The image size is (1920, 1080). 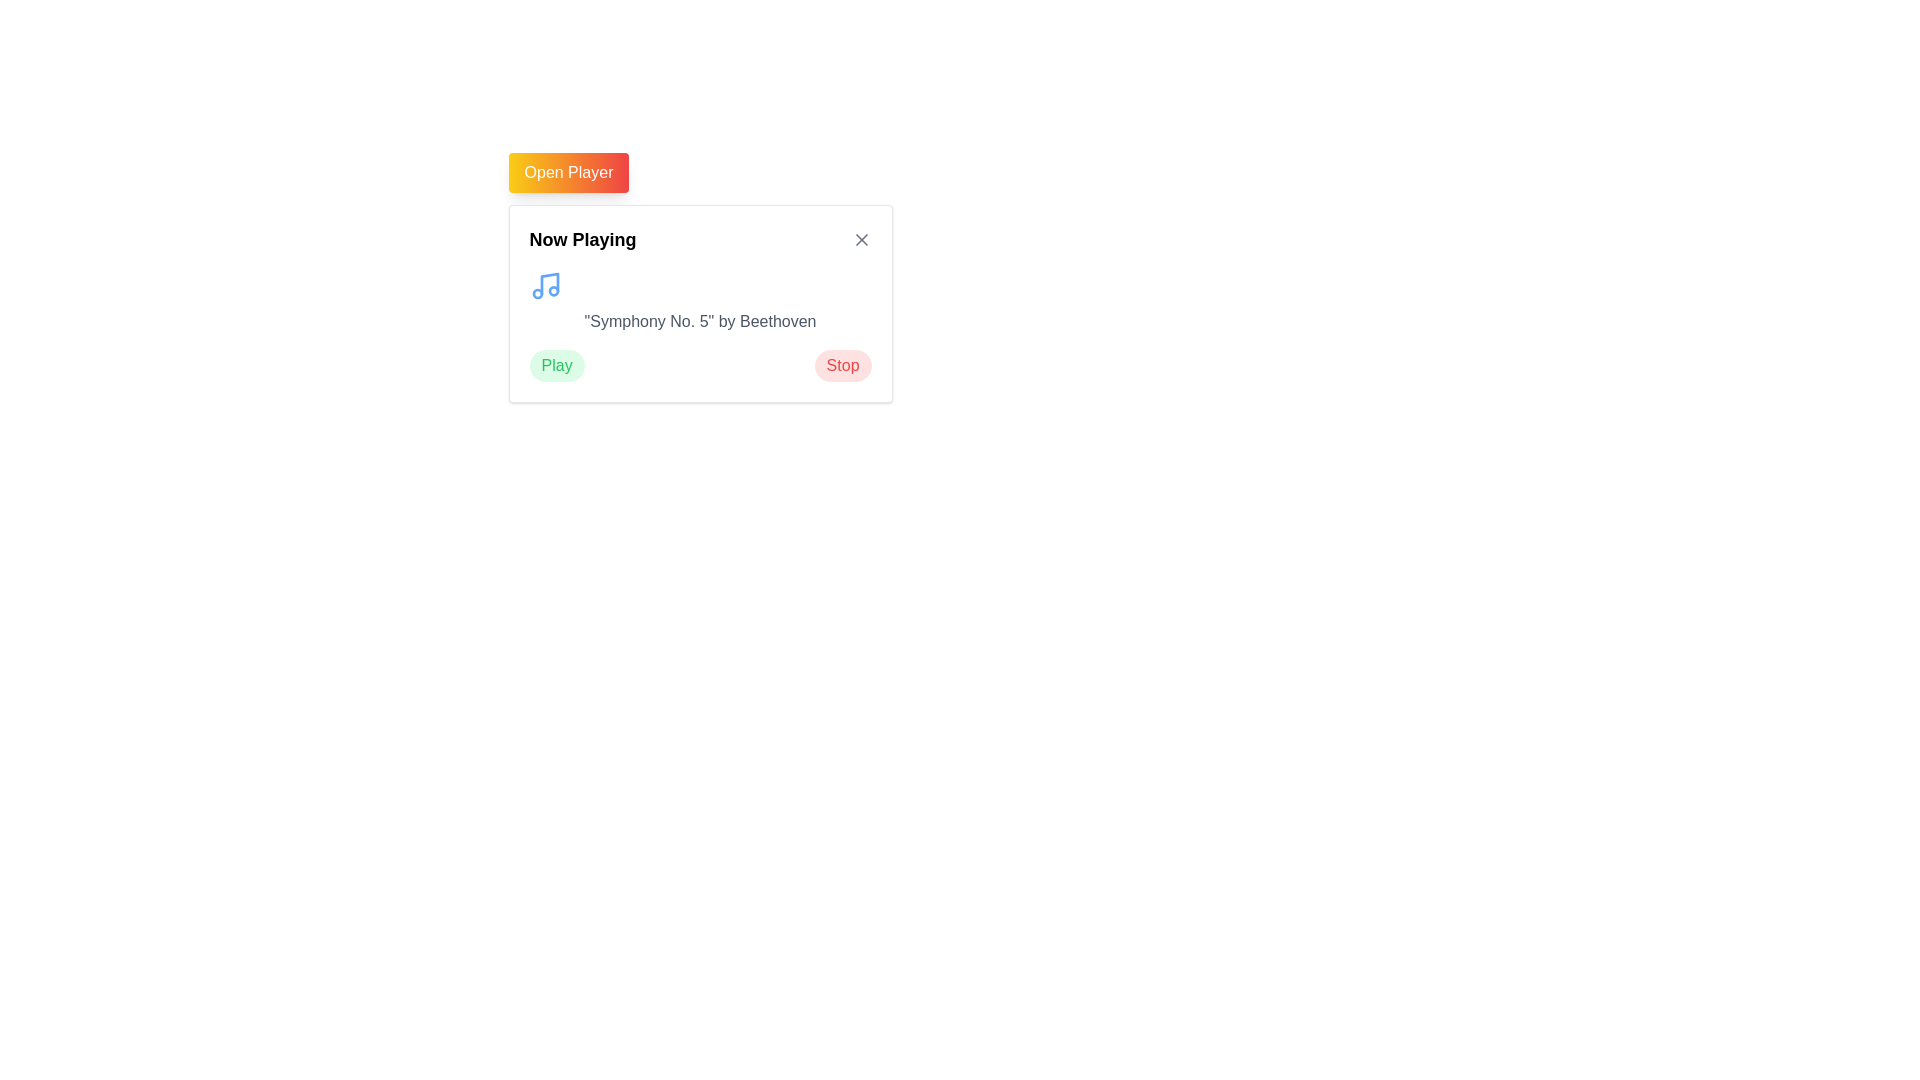 What do you see at coordinates (861, 238) in the screenshot?
I see `the close button with an 'X' symbol located in the top-right corner of the 'Now Playing' section` at bounding box center [861, 238].